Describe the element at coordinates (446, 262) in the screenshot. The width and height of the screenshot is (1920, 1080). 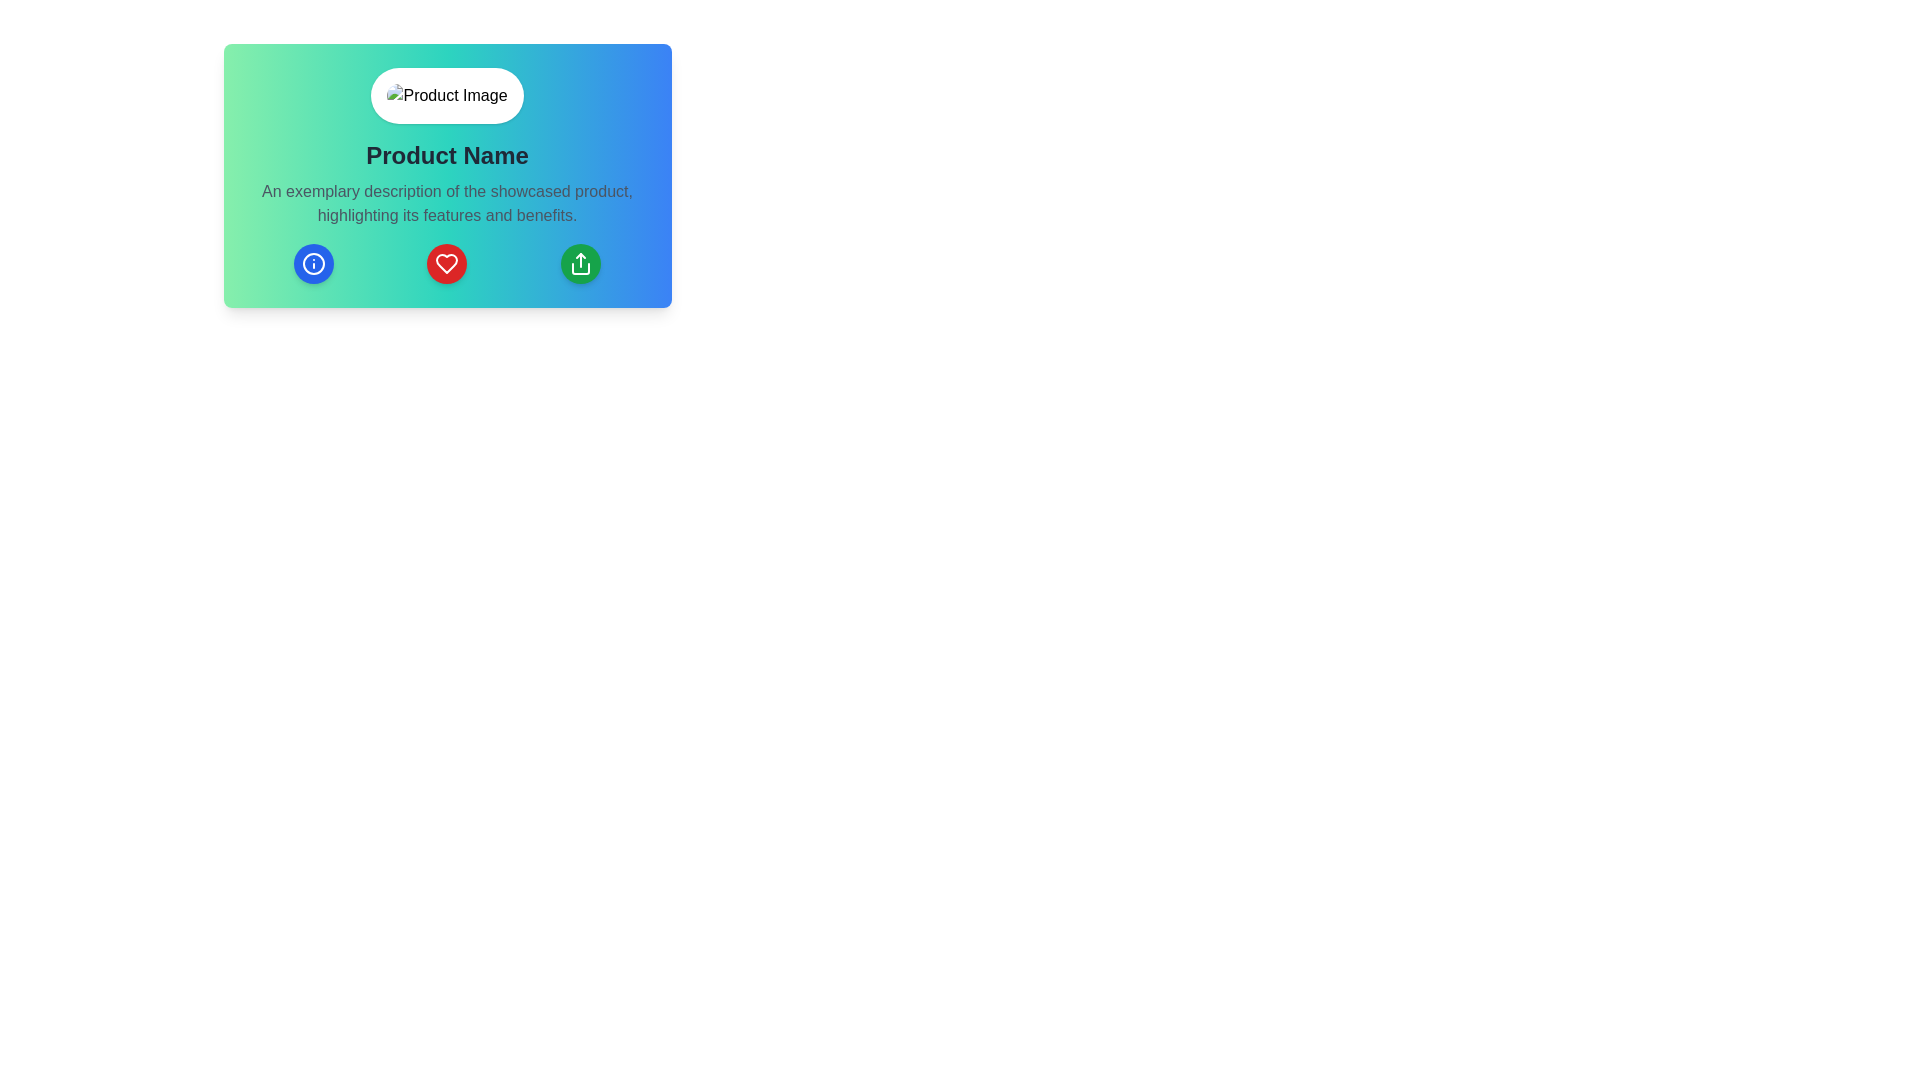
I see `the heart icon, which is centrally located in a row of three circular icons below the product description text` at that location.